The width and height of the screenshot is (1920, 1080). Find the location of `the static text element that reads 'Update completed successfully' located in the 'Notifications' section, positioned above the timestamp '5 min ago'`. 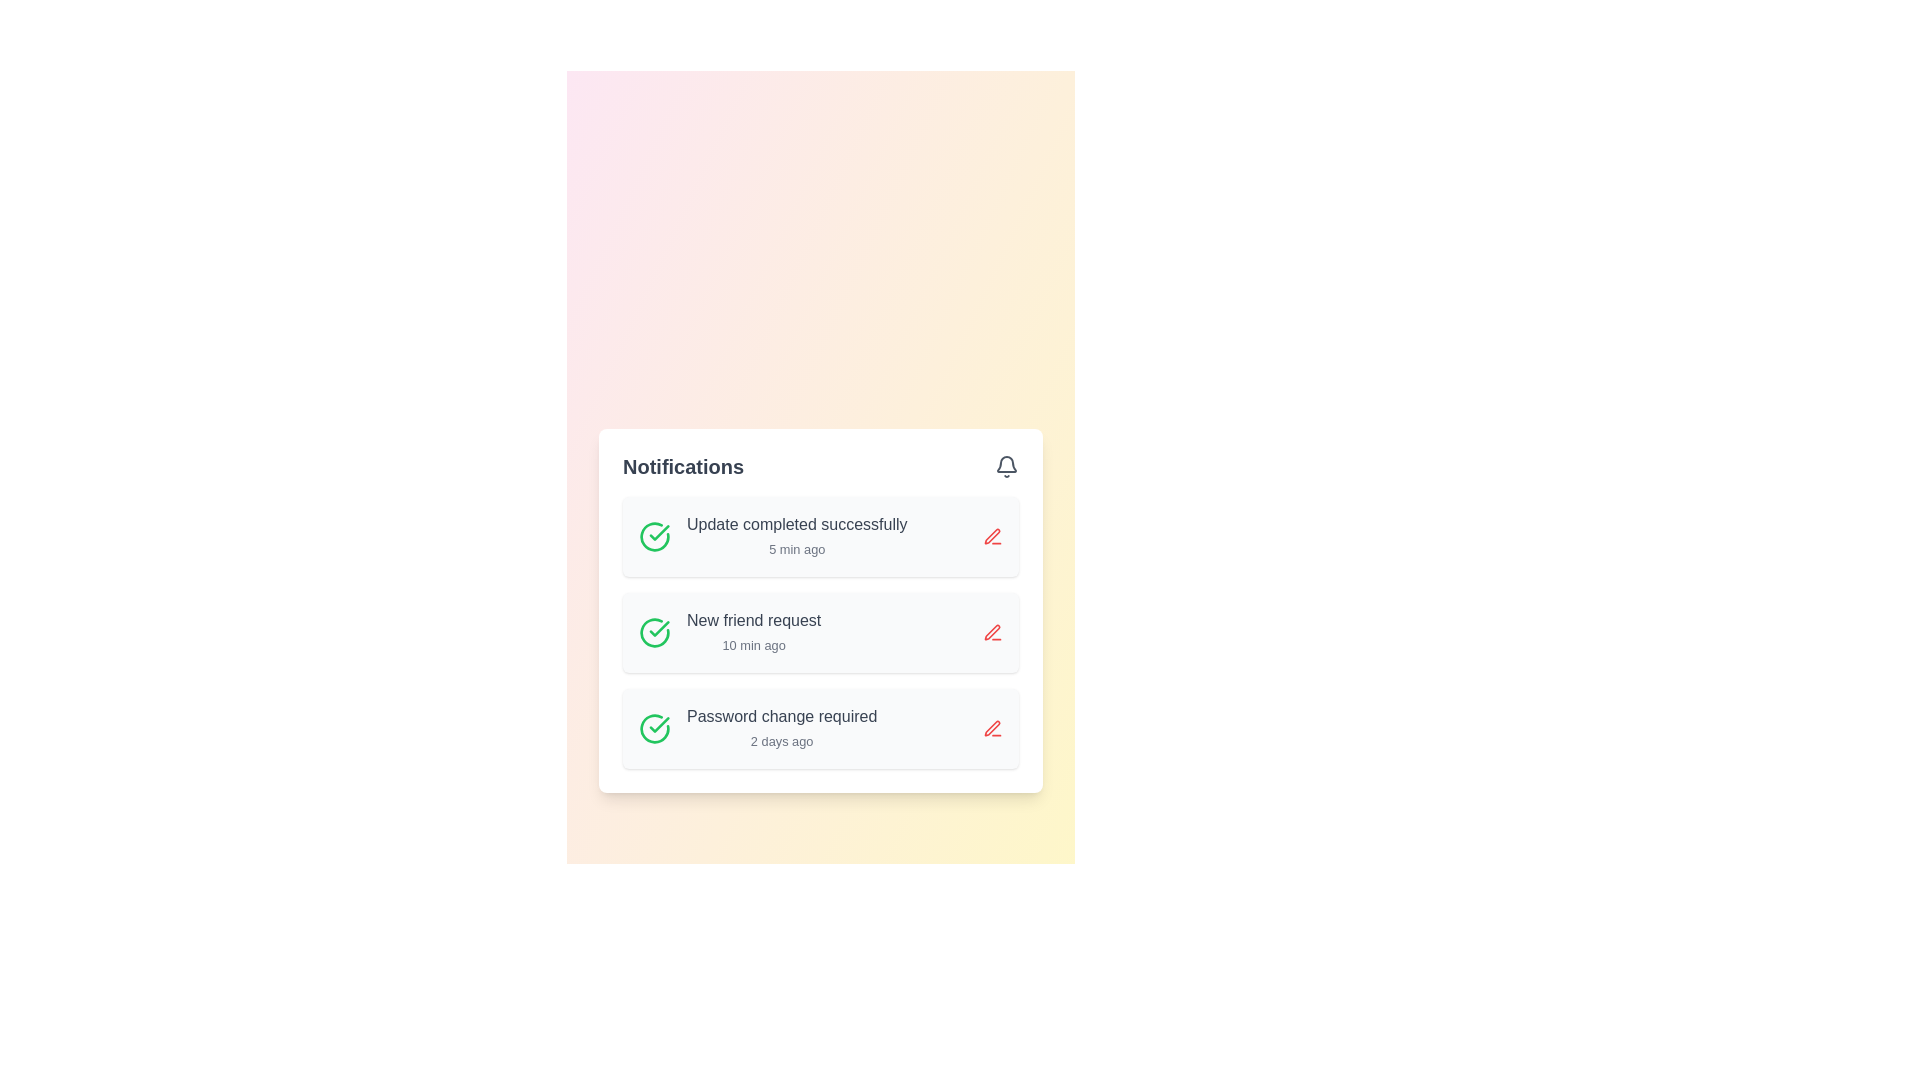

the static text element that reads 'Update completed successfully' located in the 'Notifications' section, positioned above the timestamp '5 min ago' is located at coordinates (796, 523).